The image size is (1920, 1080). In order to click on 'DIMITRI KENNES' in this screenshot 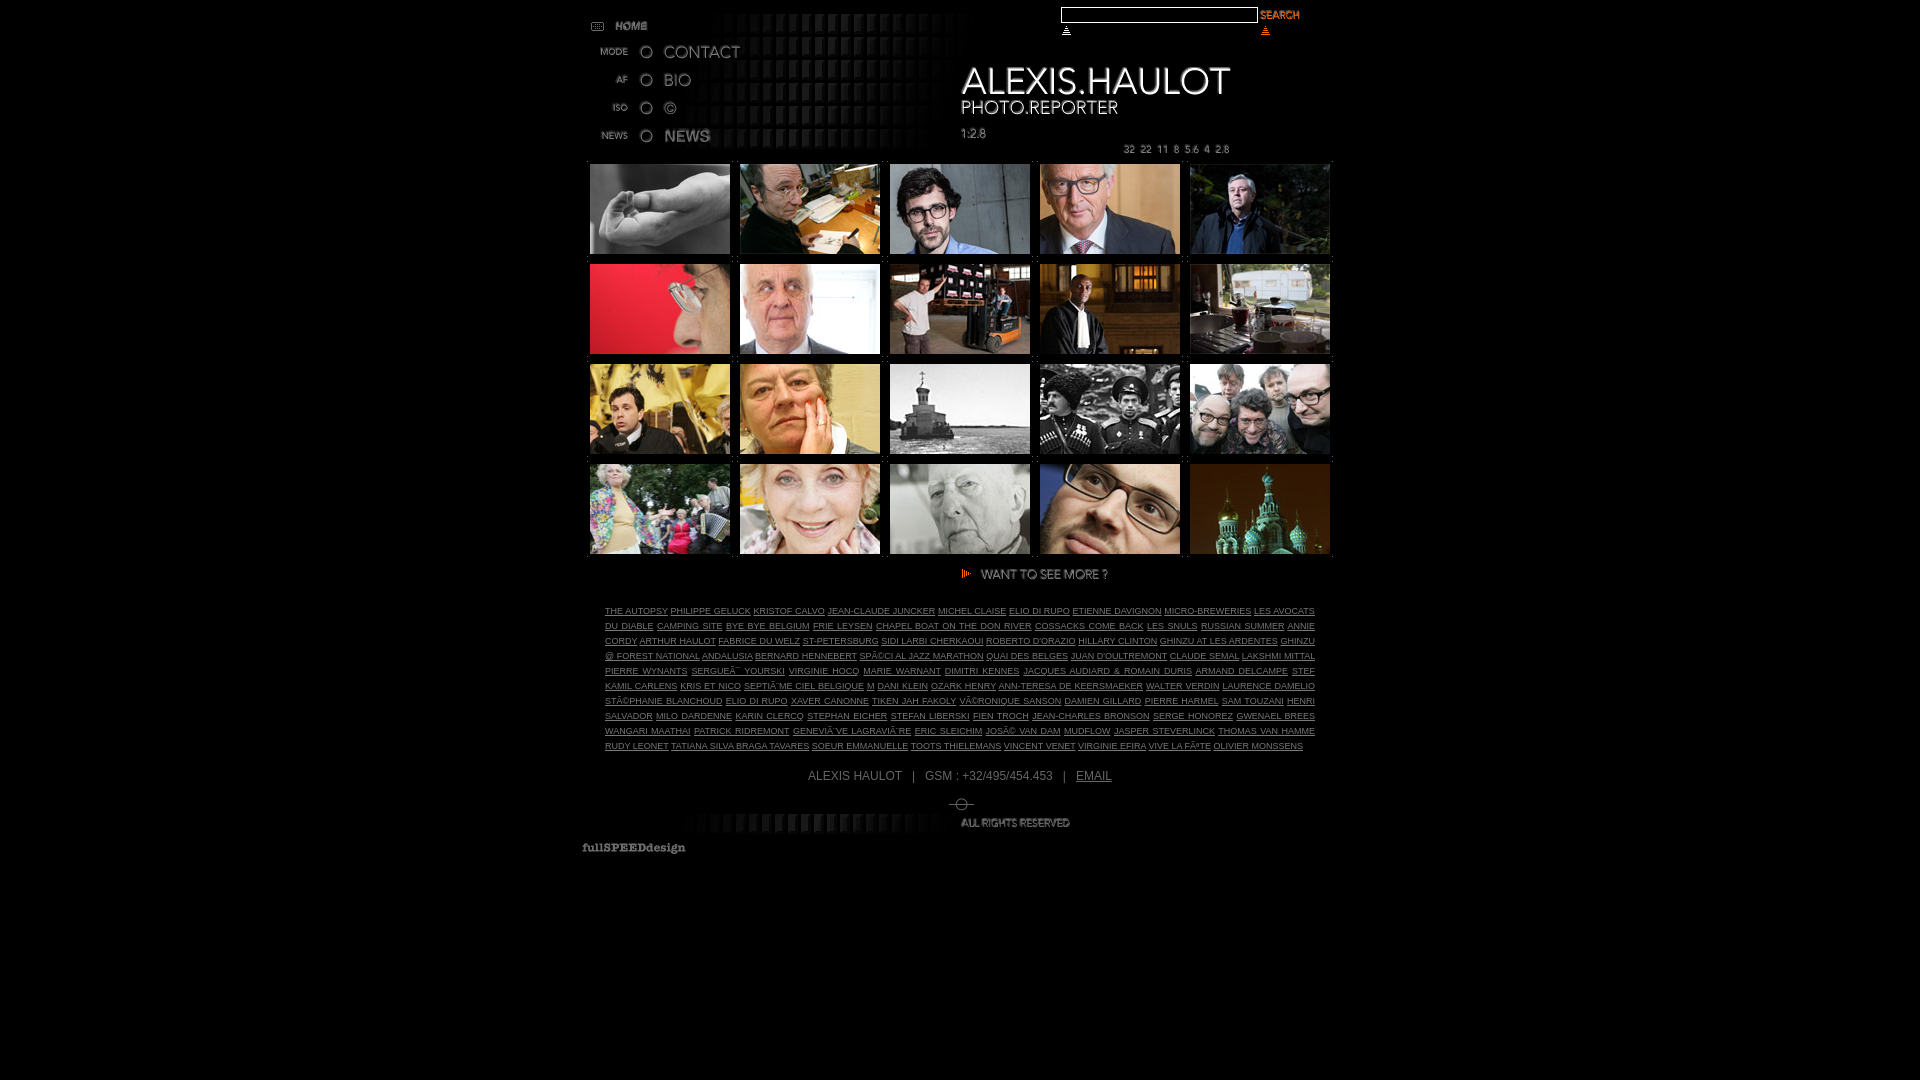, I will do `click(982, 671)`.